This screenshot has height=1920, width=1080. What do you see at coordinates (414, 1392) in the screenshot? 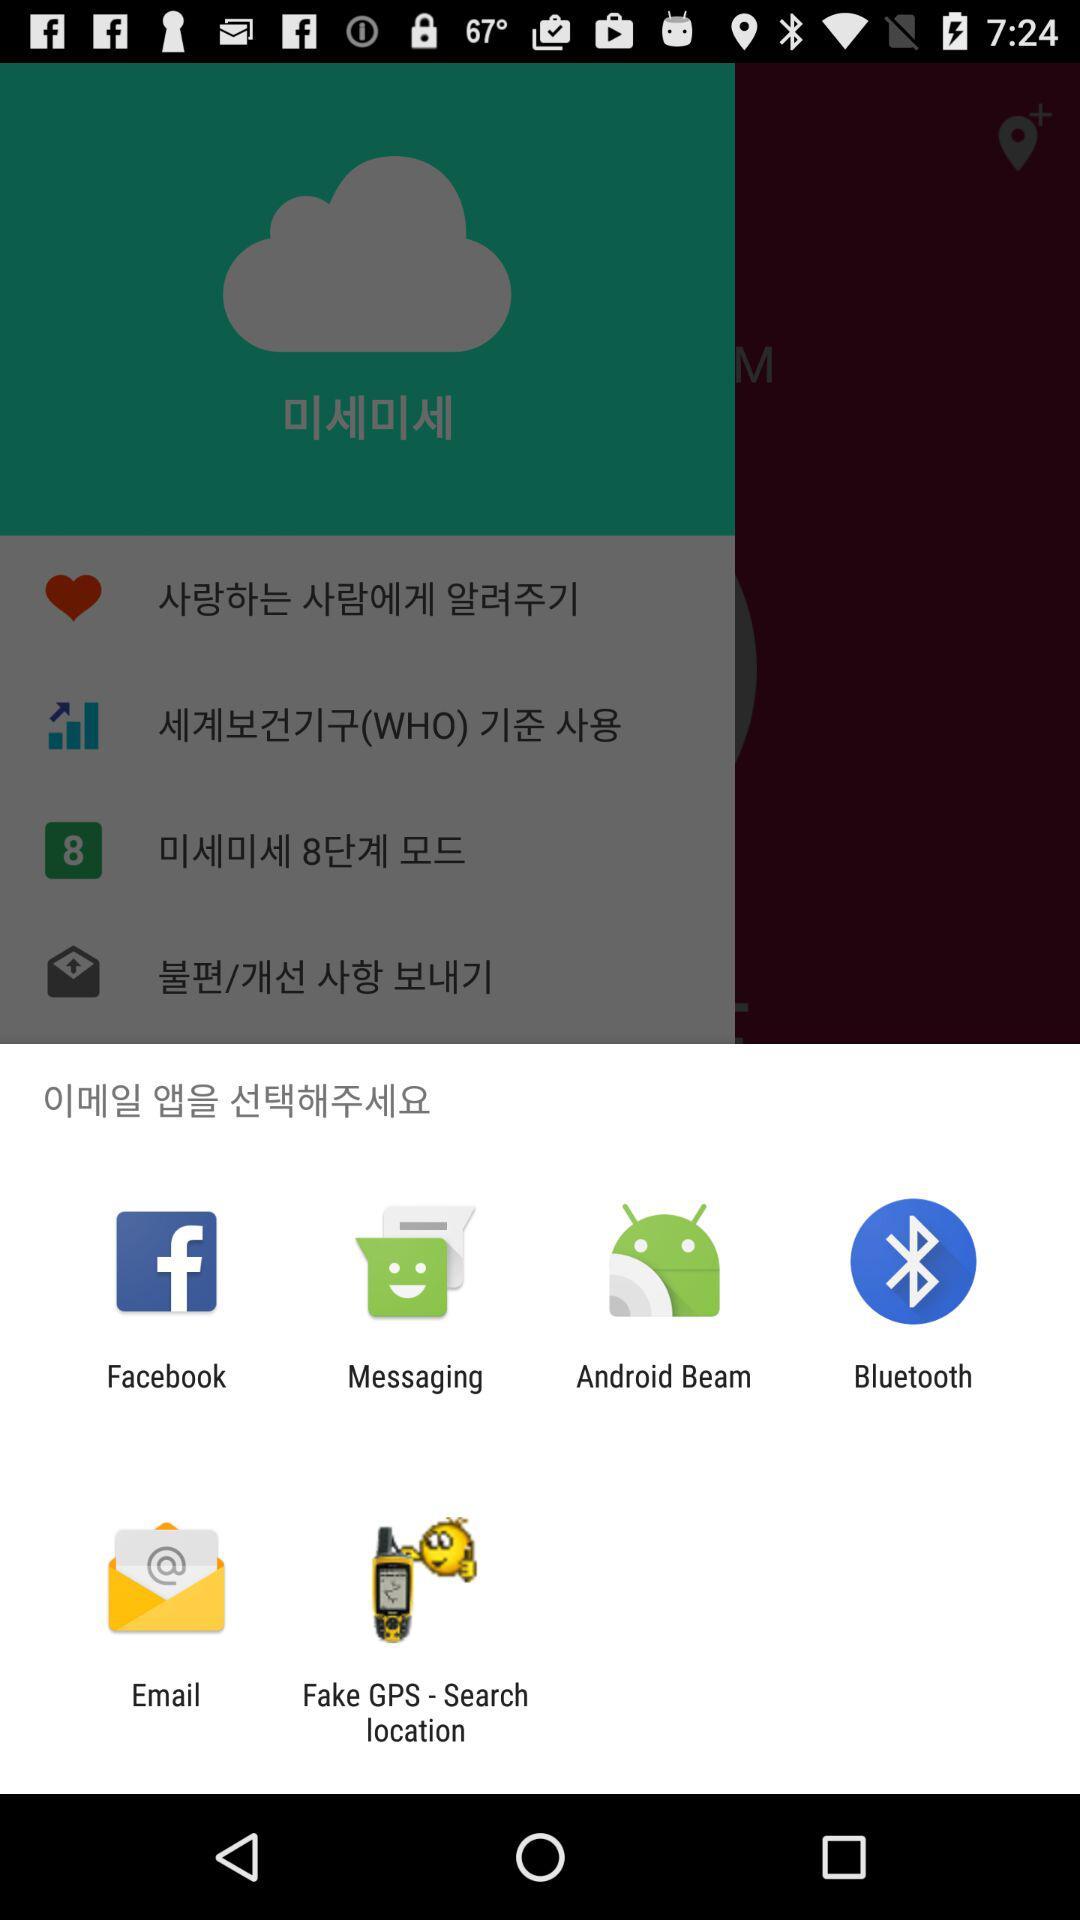
I see `the icon next to facebook` at bounding box center [414, 1392].